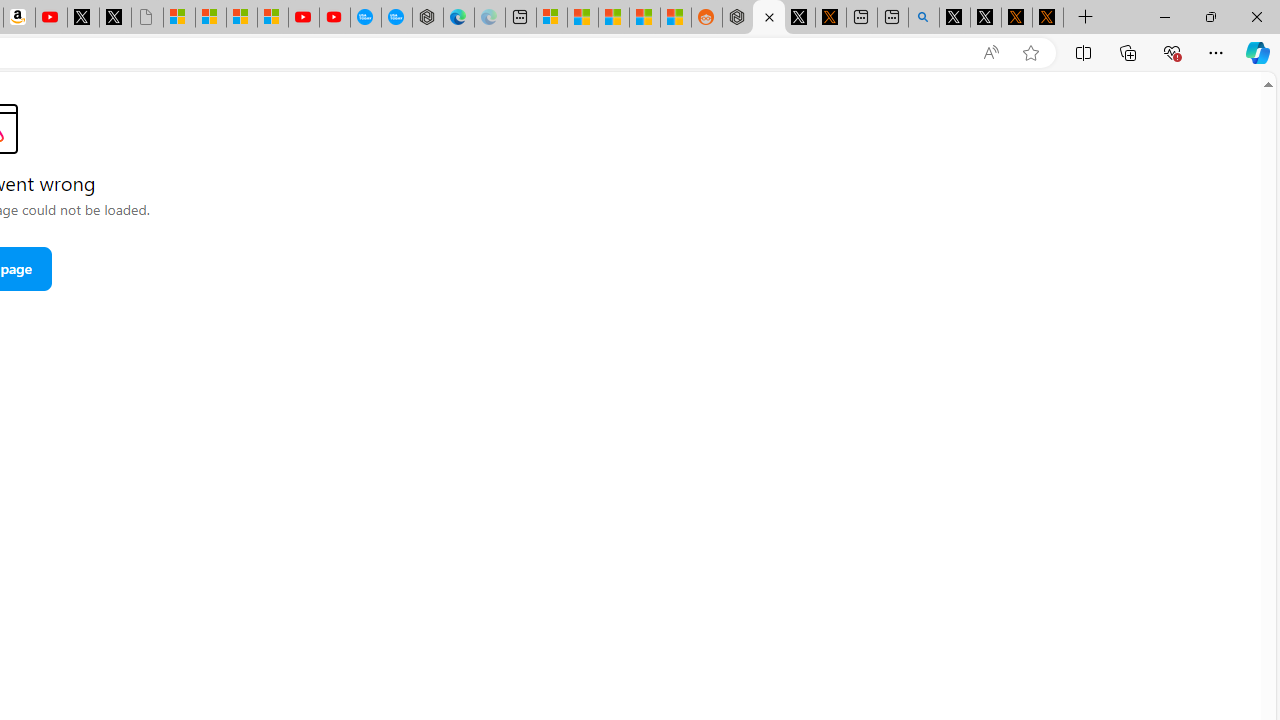 This screenshot has width=1280, height=720. Describe the element at coordinates (675, 17) in the screenshot. I see `'Shanghai, China Weather trends | Microsoft Weather'` at that location.